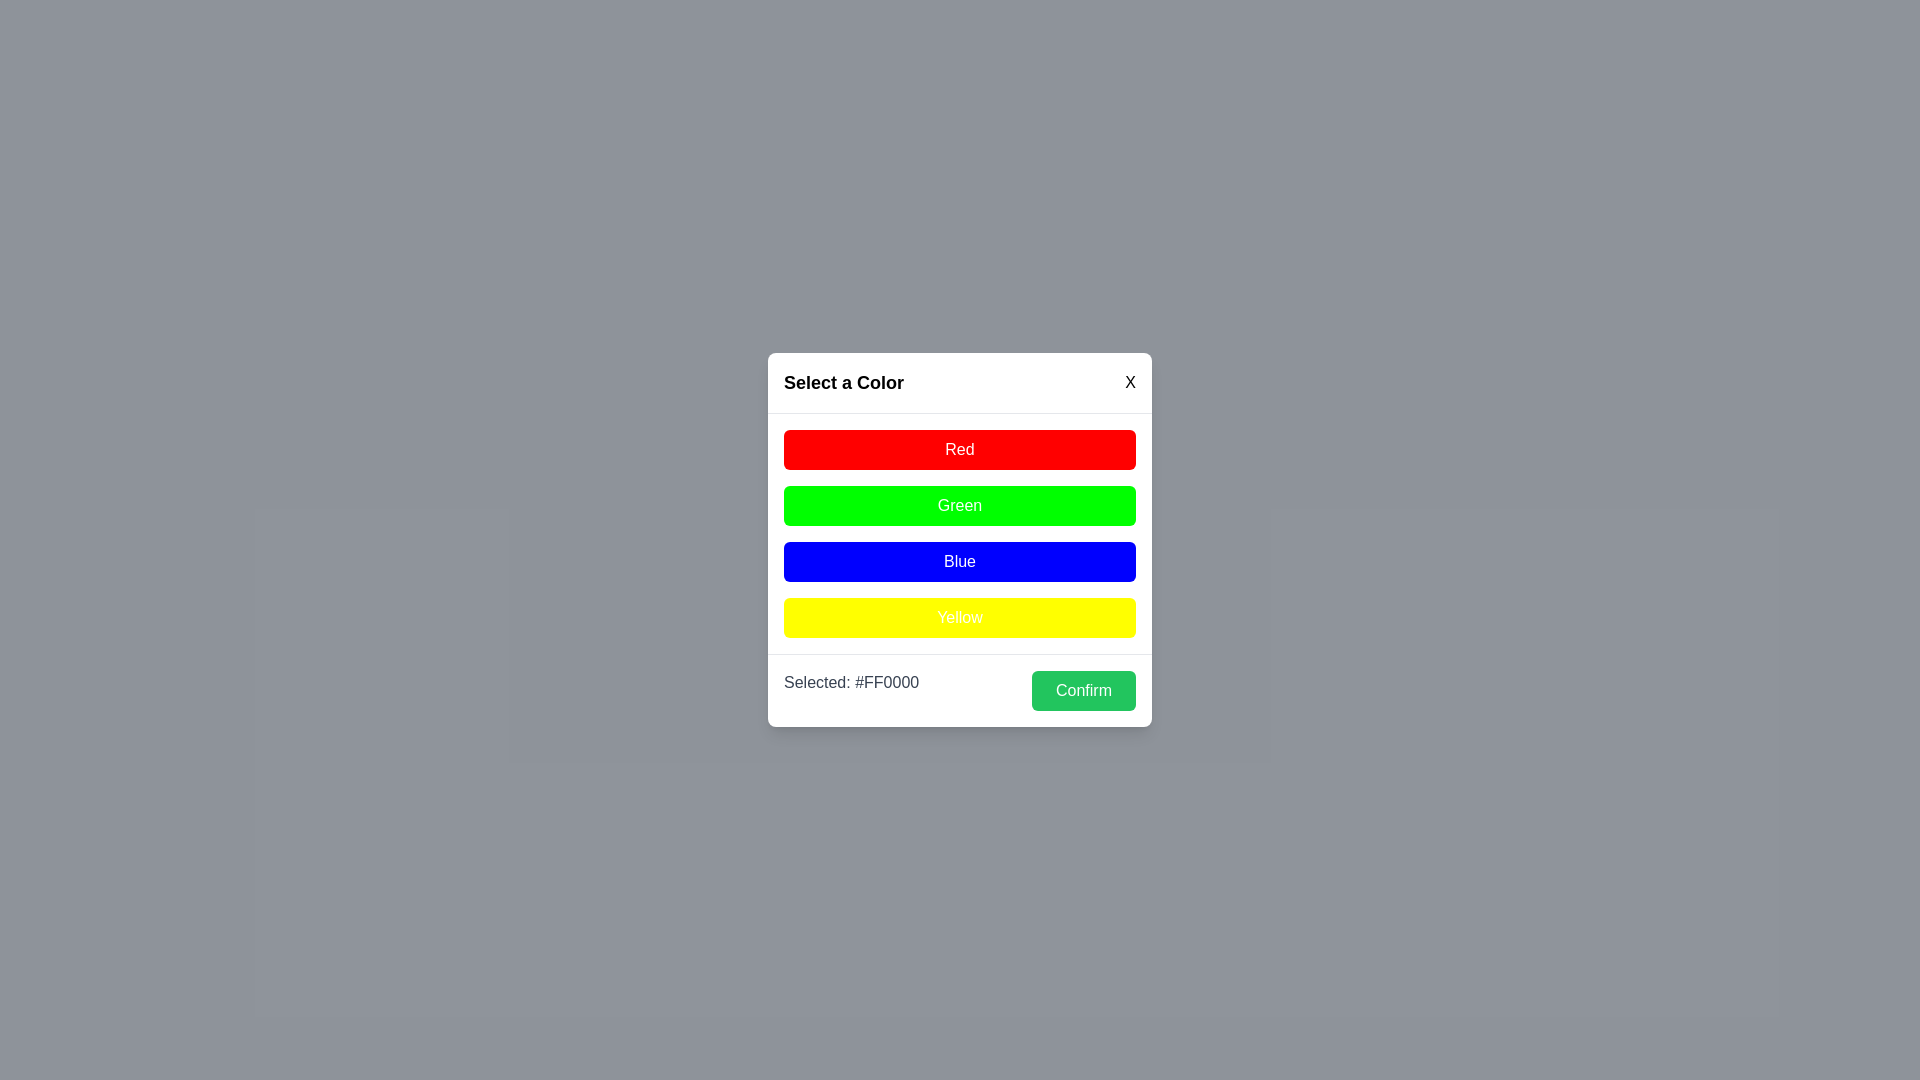  What do you see at coordinates (960, 562) in the screenshot?
I see `the Blue button to select the corresponding color` at bounding box center [960, 562].